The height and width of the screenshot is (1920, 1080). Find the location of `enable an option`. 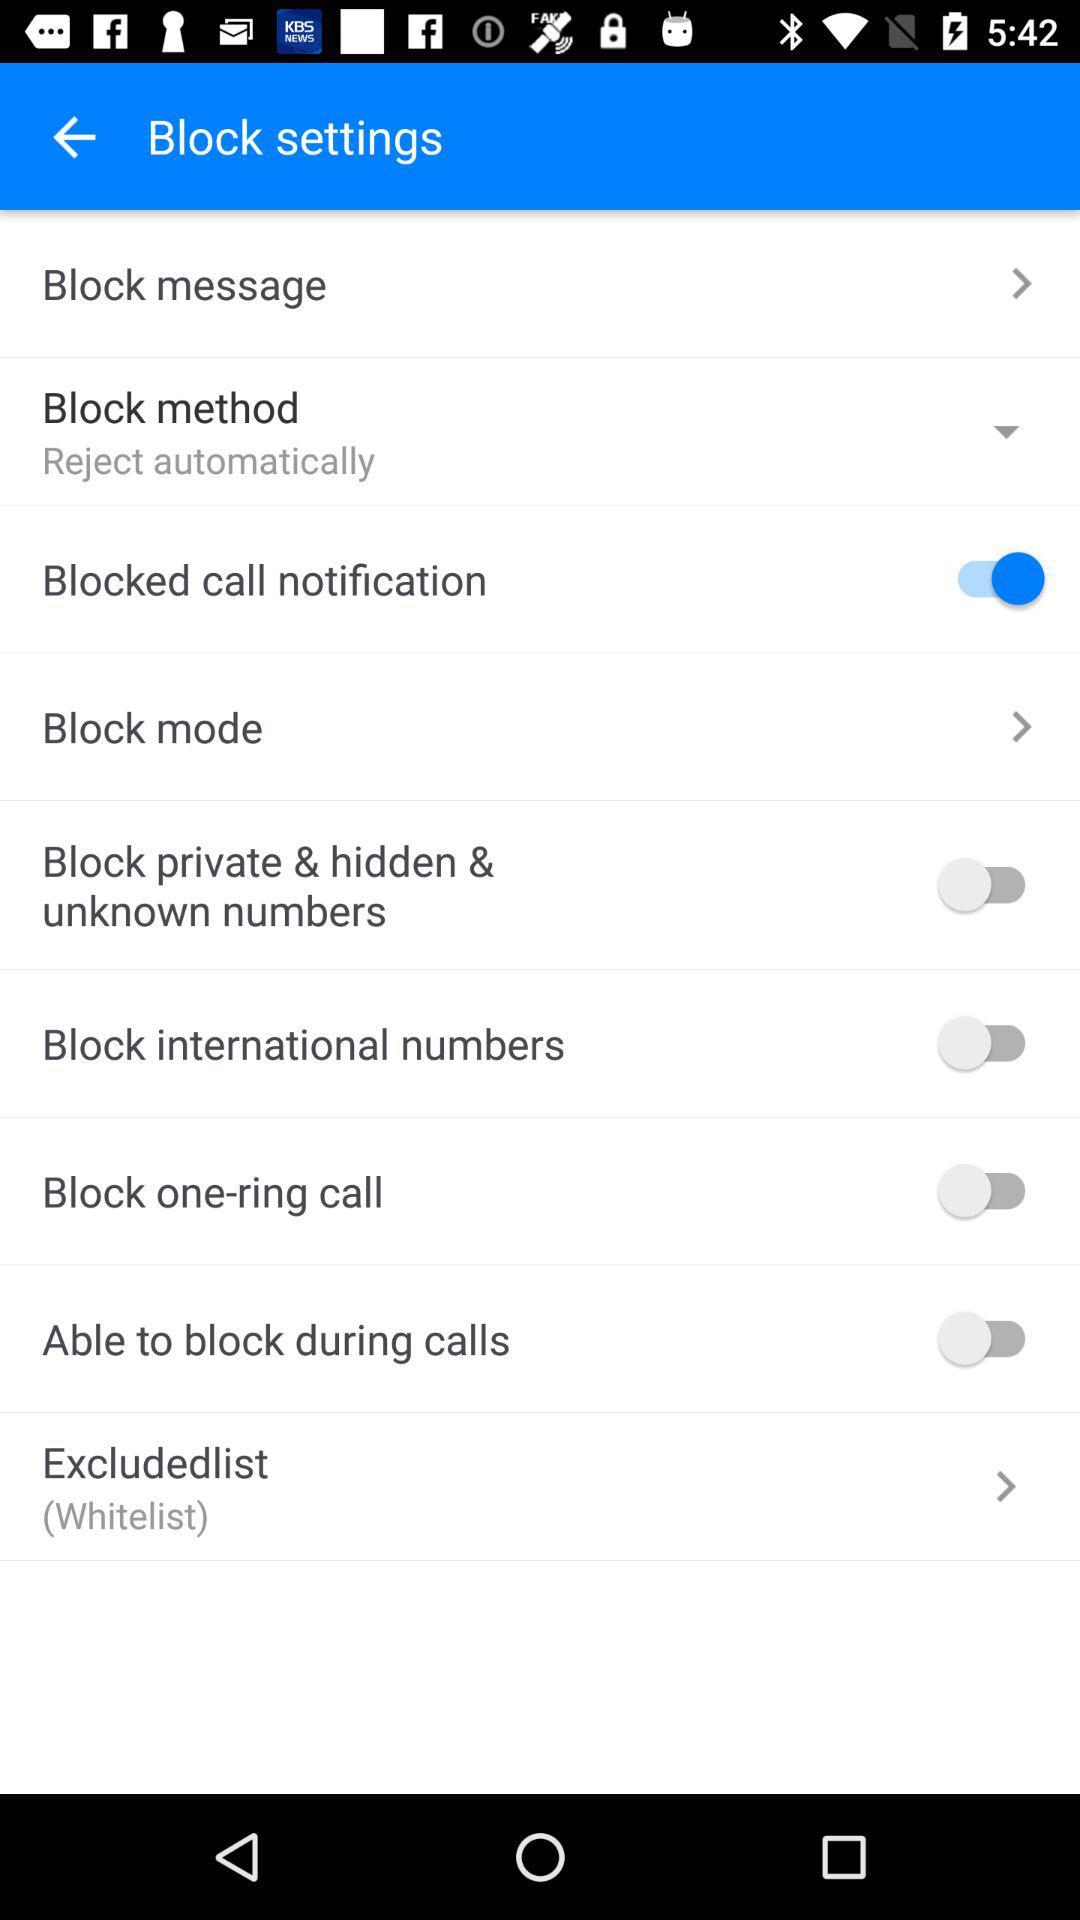

enable an option is located at coordinates (991, 1190).